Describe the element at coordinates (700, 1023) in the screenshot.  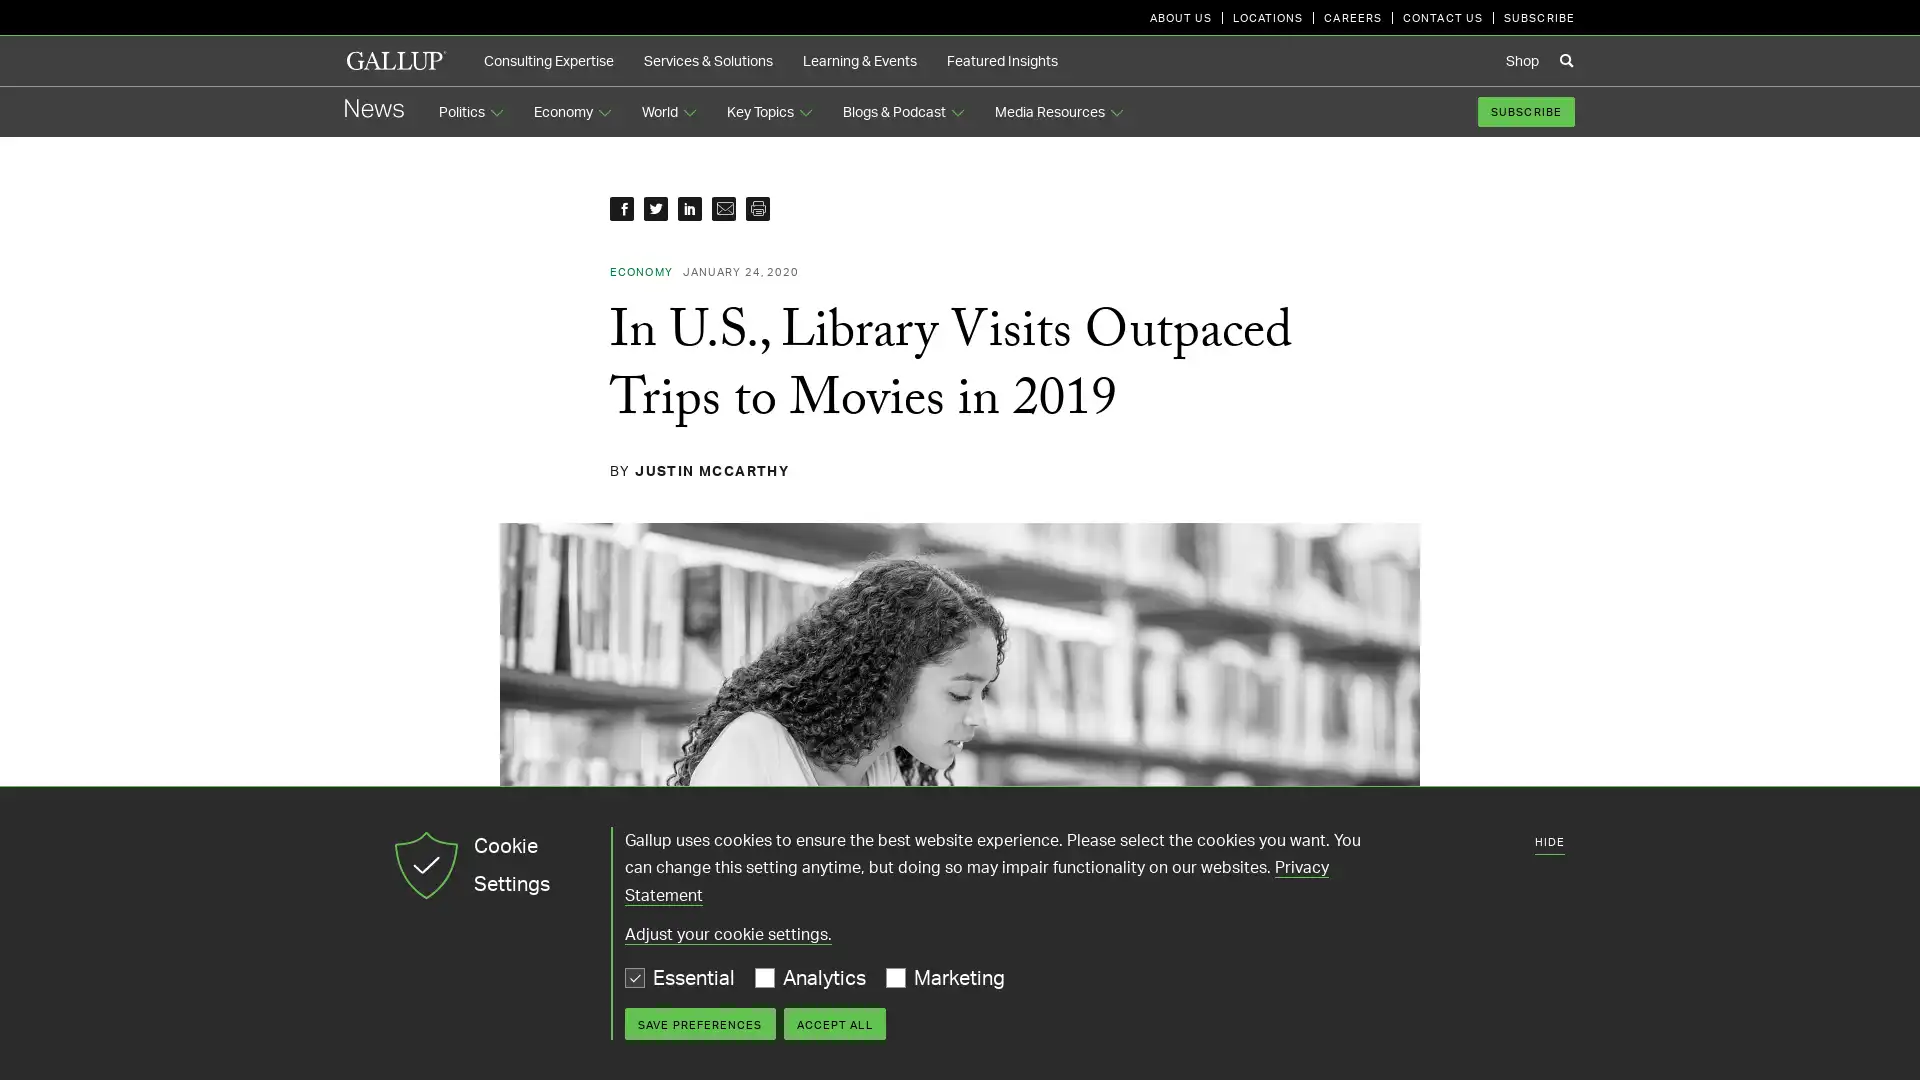
I see `SAVE PREFERENCES` at that location.